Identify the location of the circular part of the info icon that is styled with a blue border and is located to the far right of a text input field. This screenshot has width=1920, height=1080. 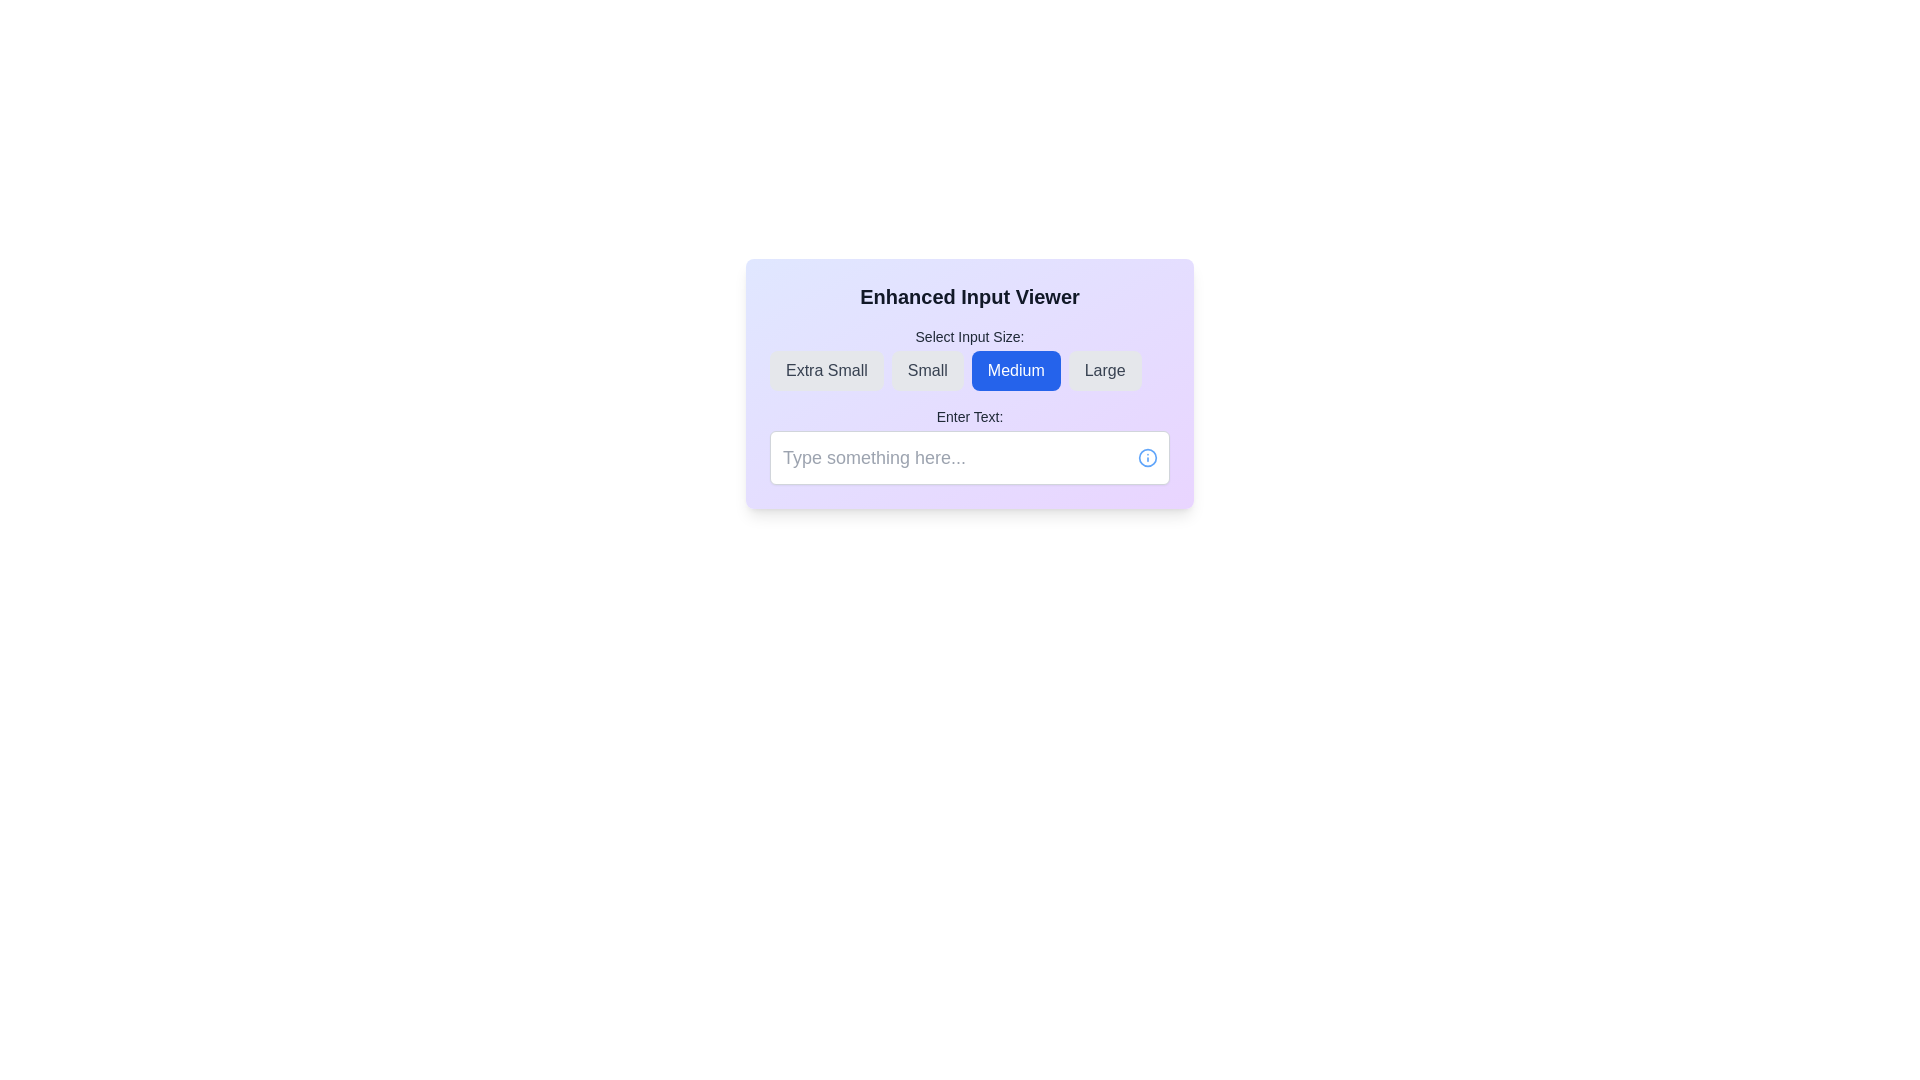
(1147, 458).